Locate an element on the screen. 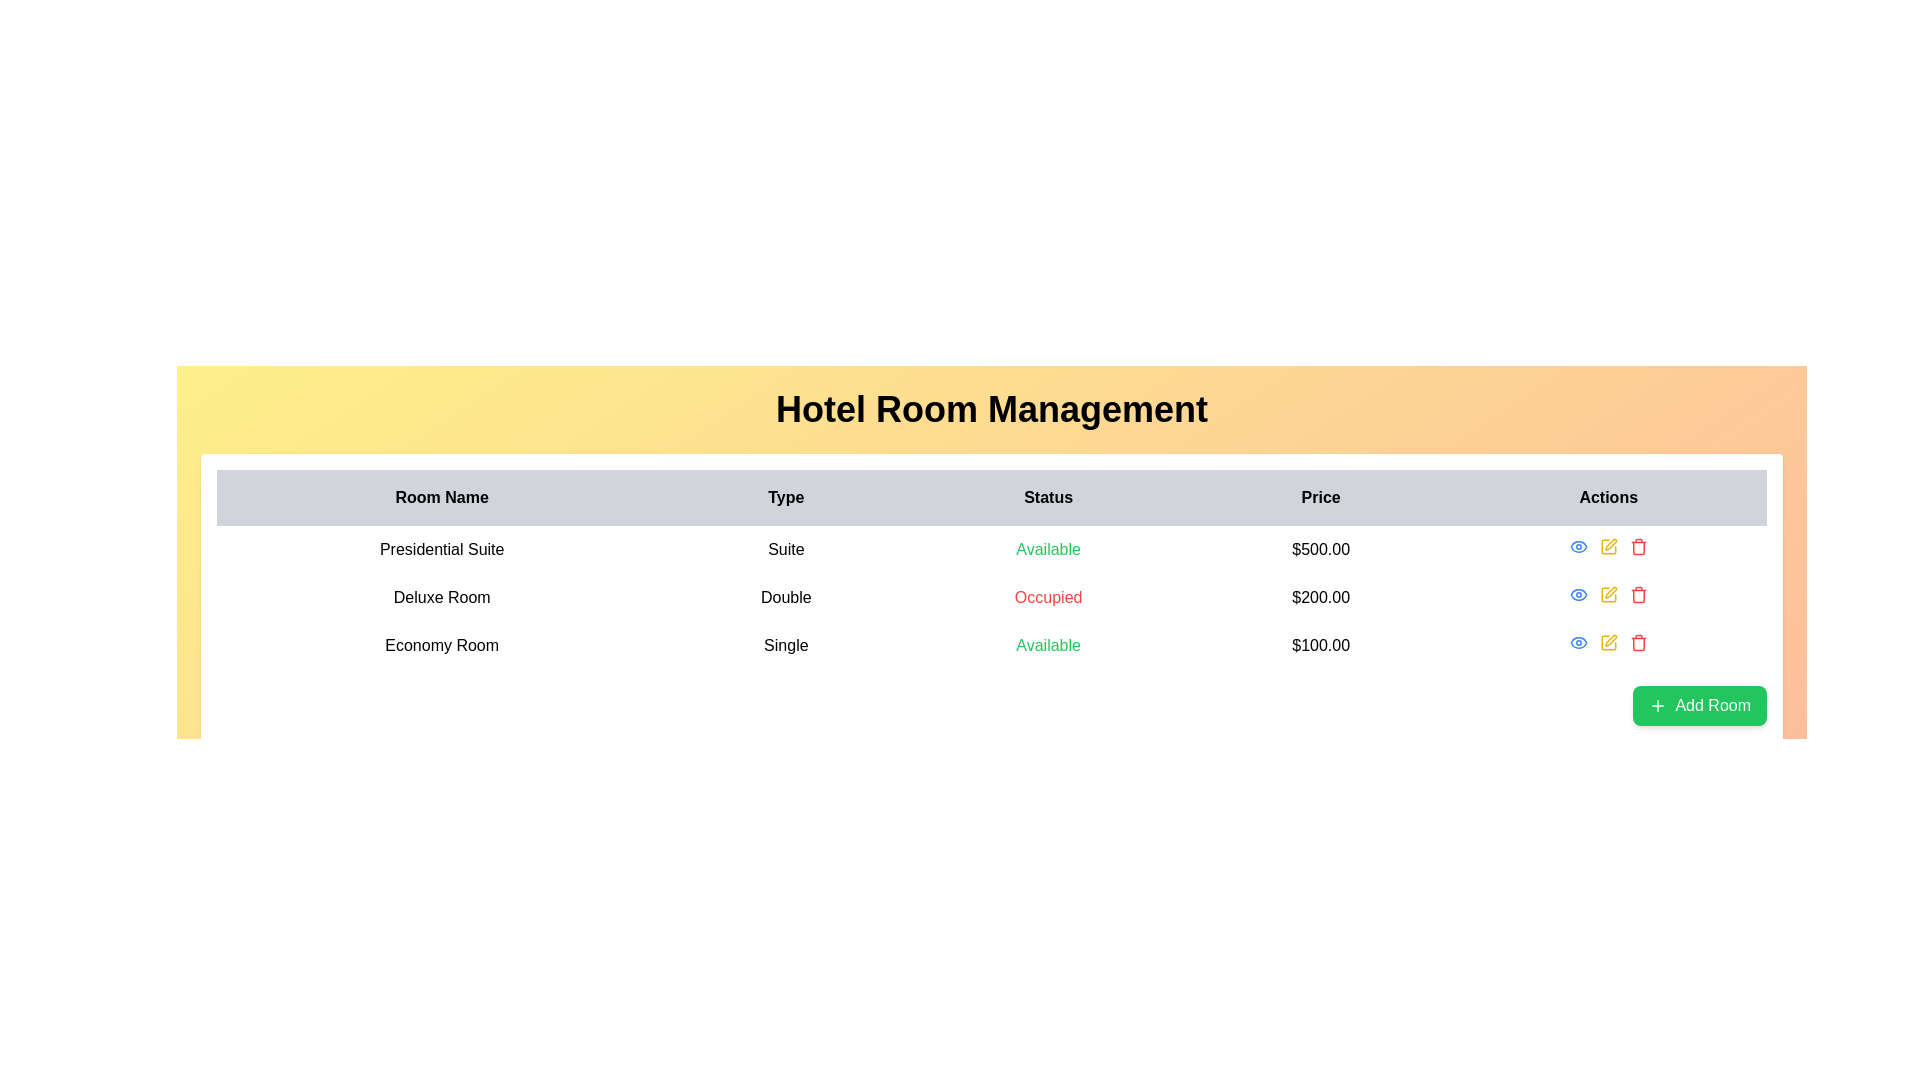 The width and height of the screenshot is (1920, 1080). the 'Price' column header in the table, which is the fourth header positioned between 'Status' and 'Actions' is located at coordinates (1320, 496).